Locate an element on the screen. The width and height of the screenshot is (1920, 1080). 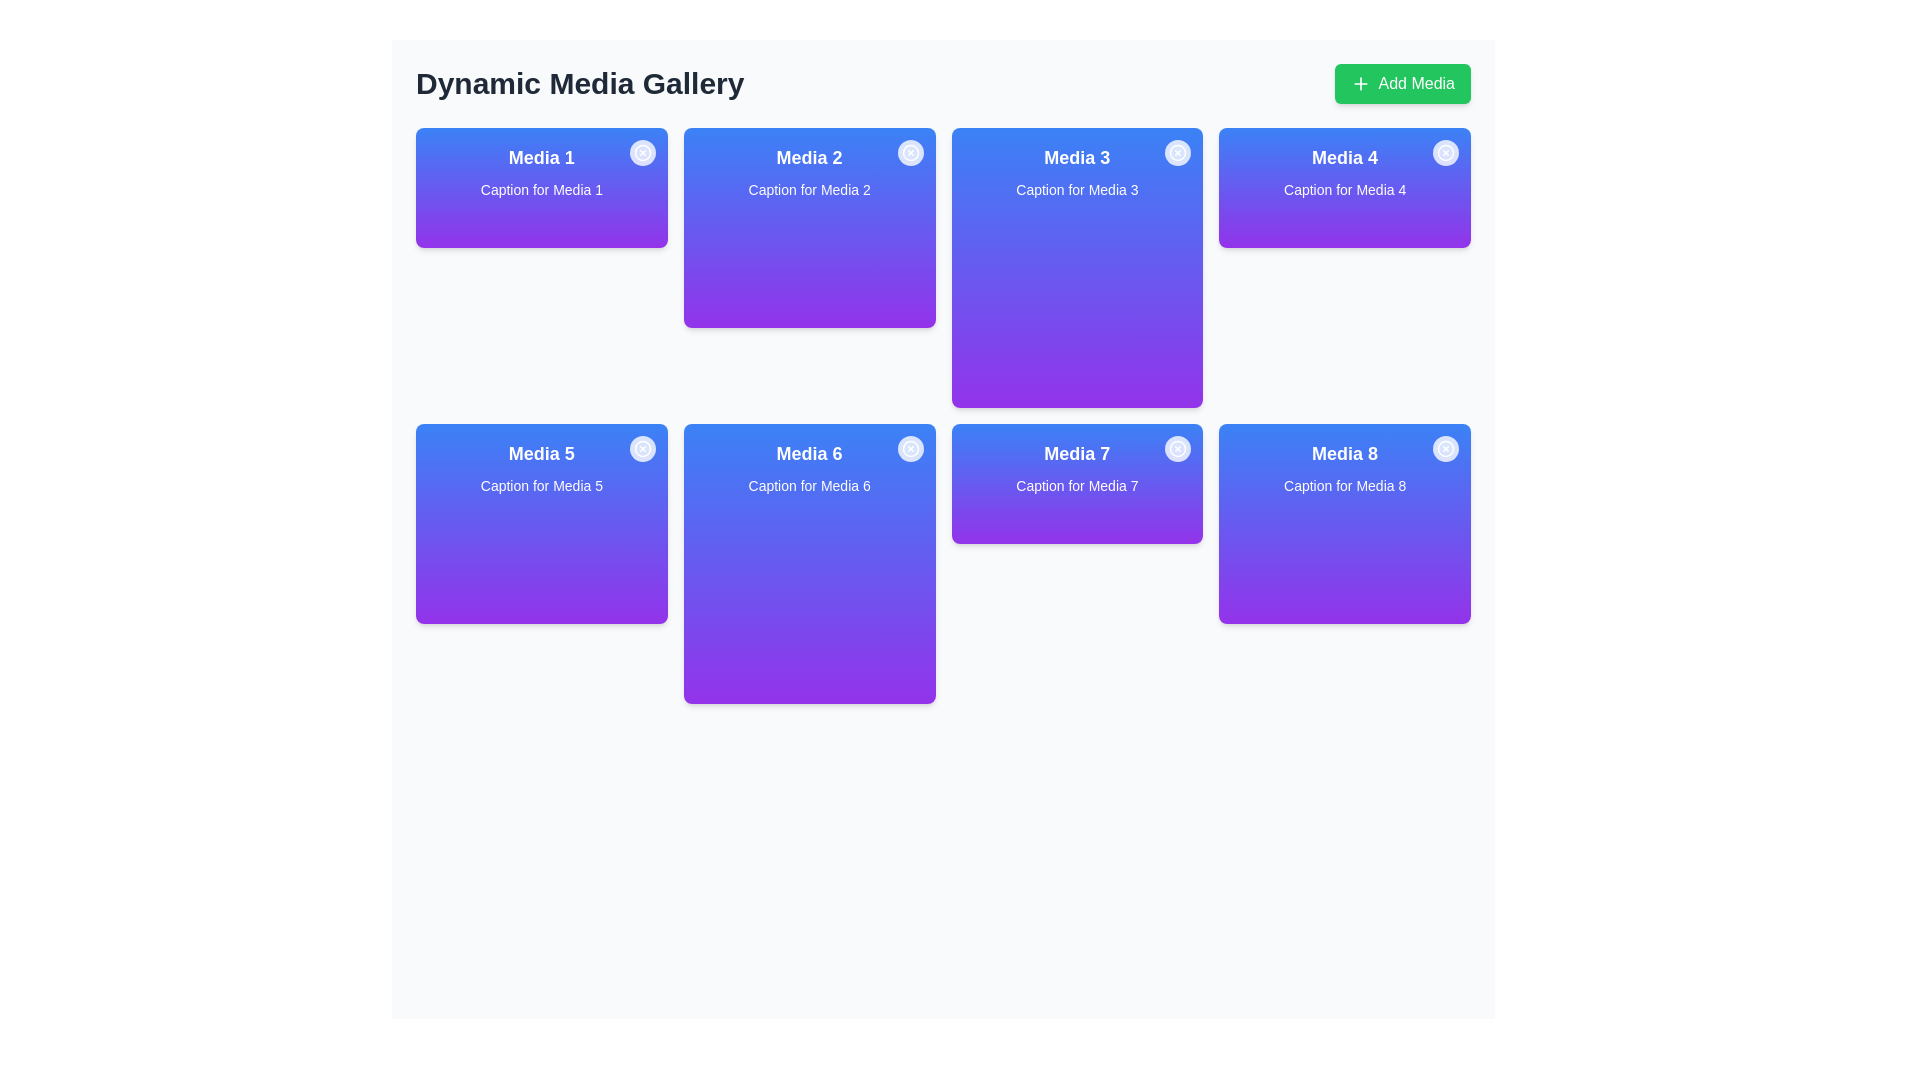
text content of the text label that reads 'Caption for Media 7', which is positioned below the title 'Media 7' within the gradient-shaded card component is located at coordinates (1076, 486).